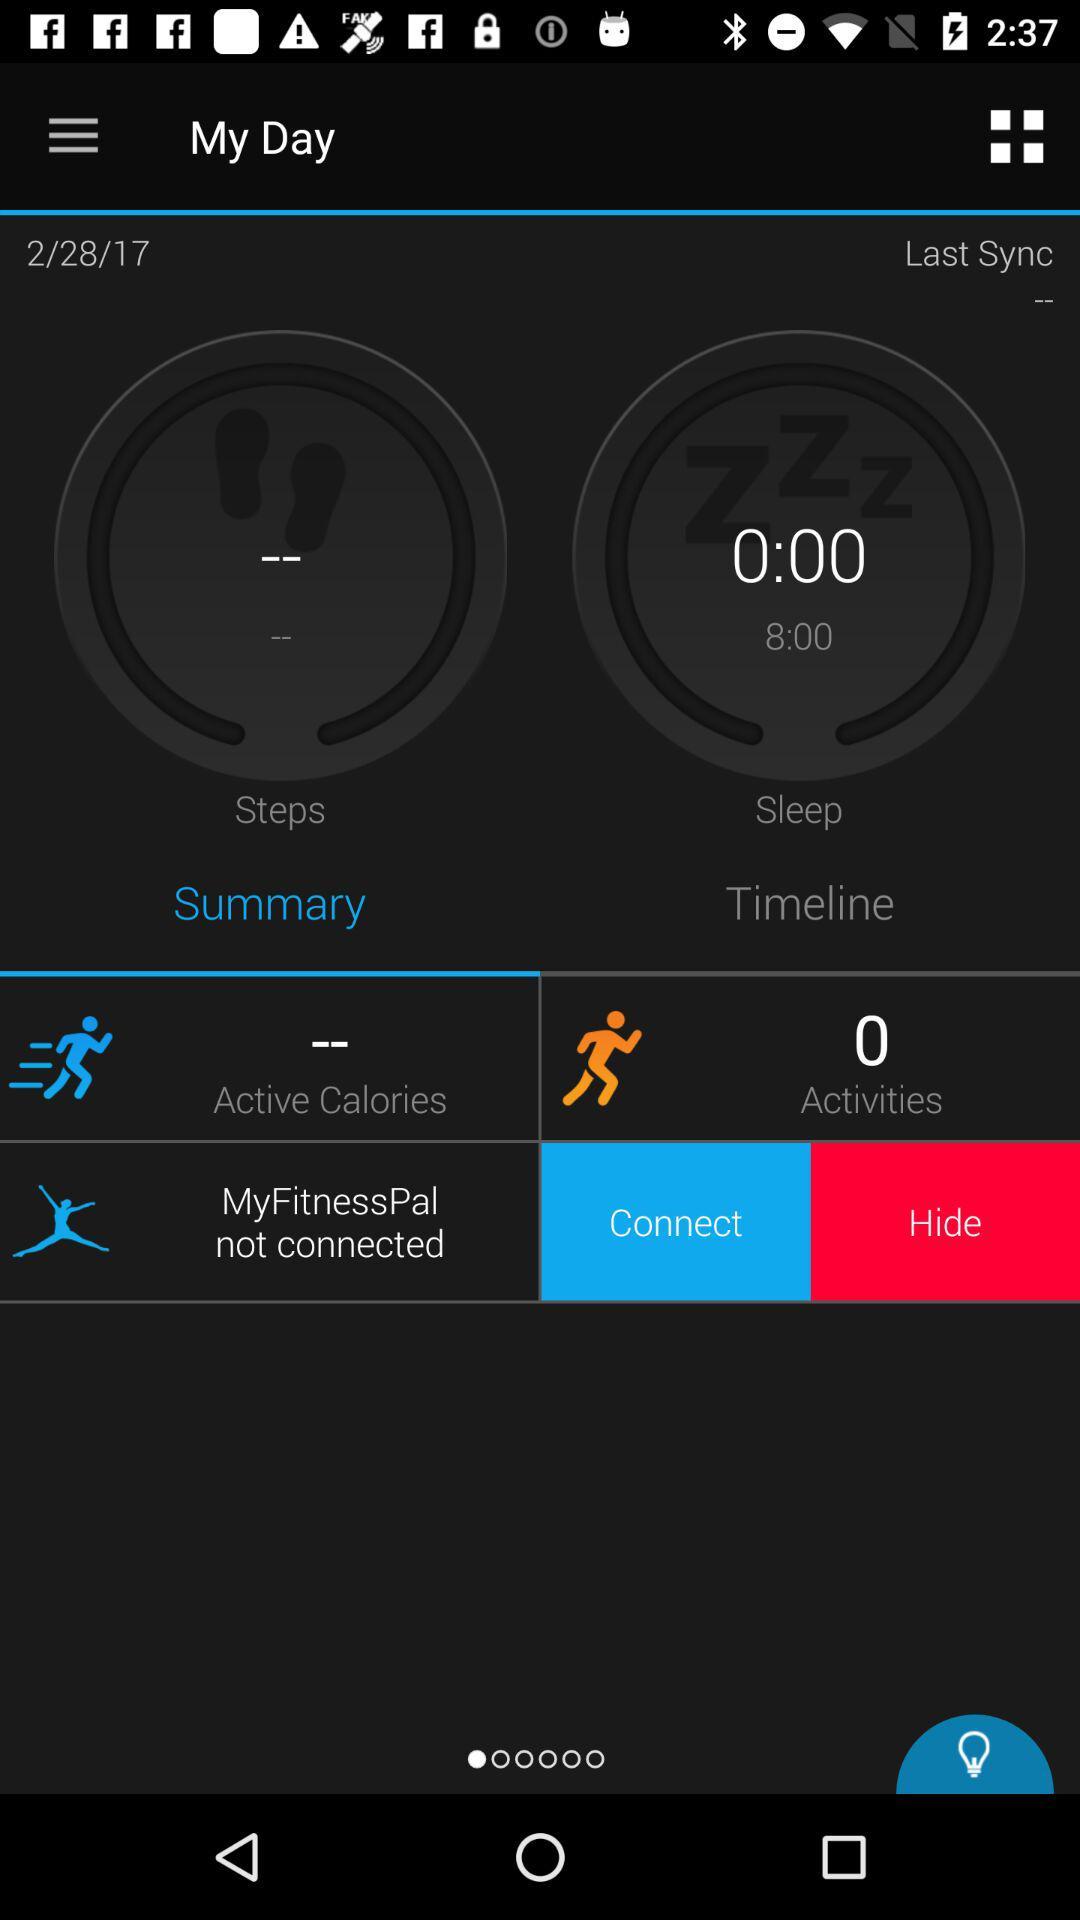 This screenshot has height=1920, width=1080. What do you see at coordinates (945, 1220) in the screenshot?
I see `the hide` at bounding box center [945, 1220].